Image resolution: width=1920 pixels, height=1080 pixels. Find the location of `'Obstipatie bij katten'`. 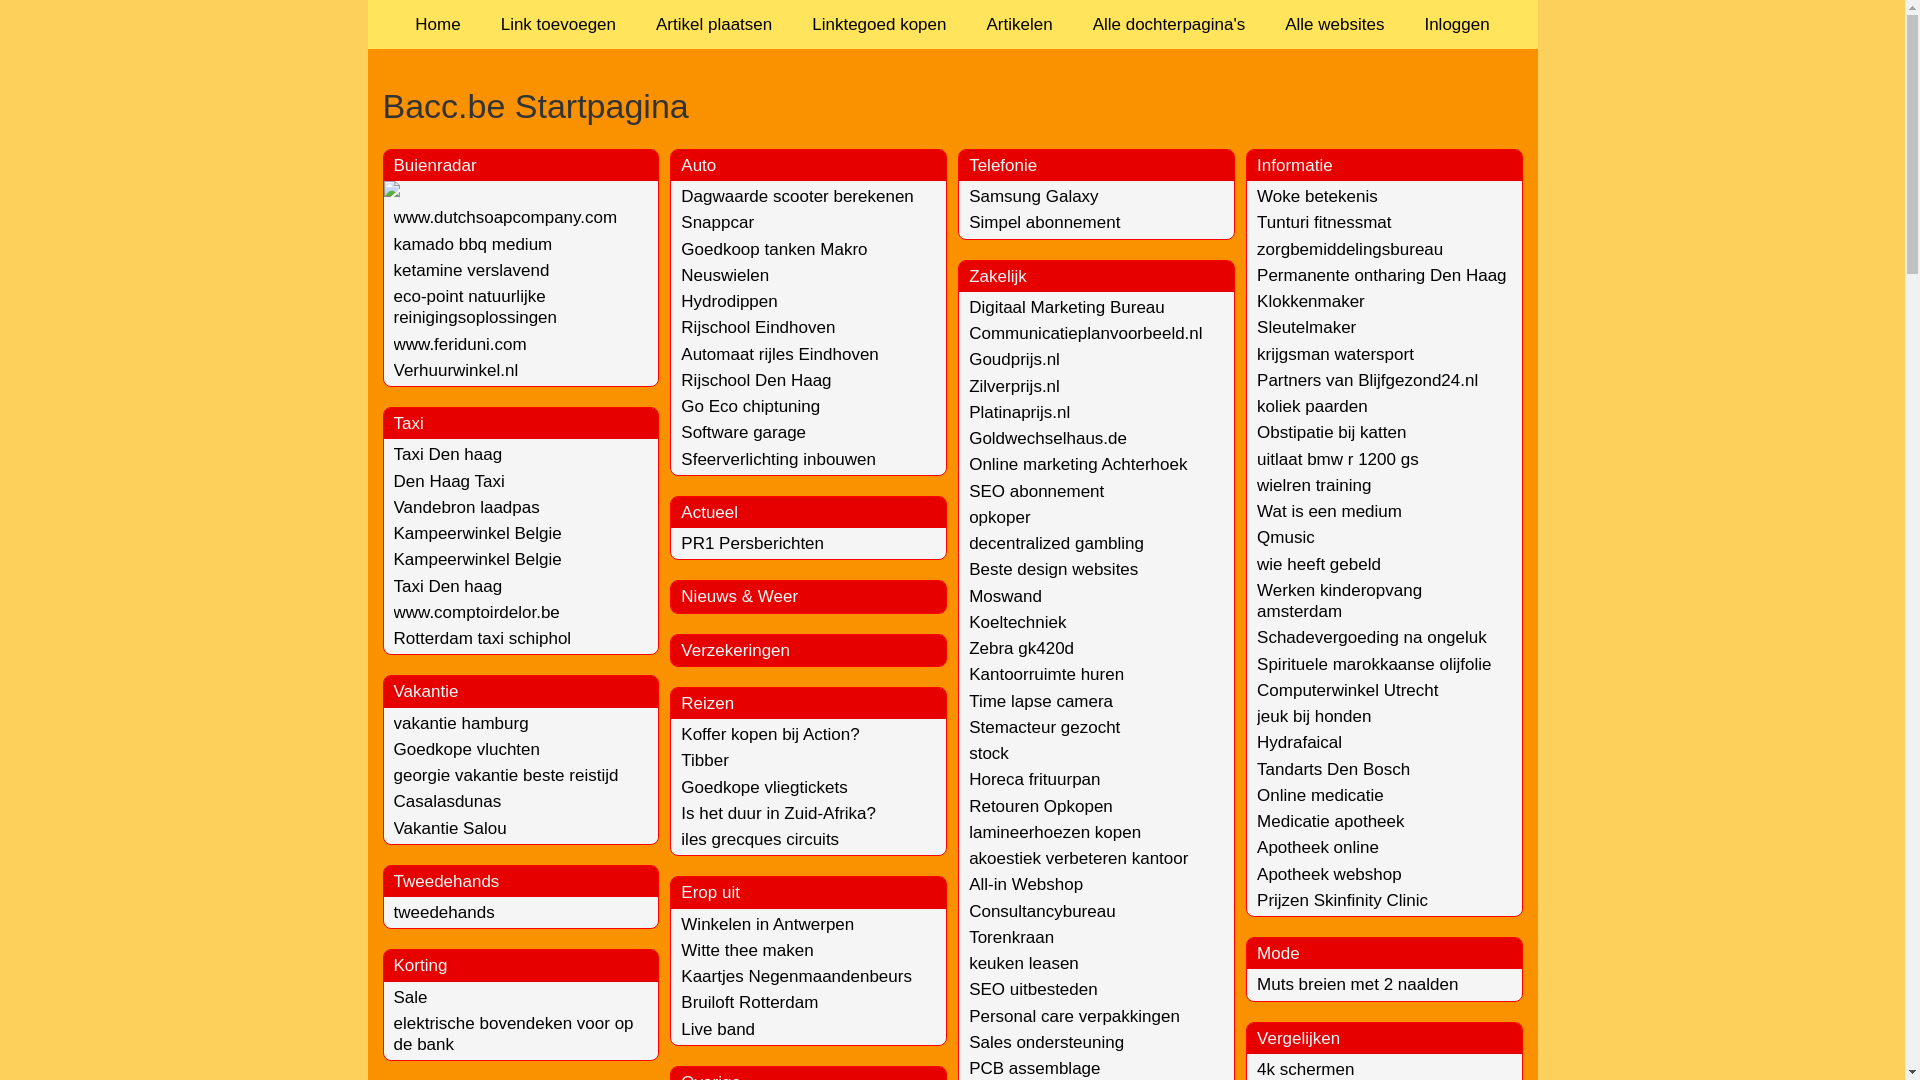

'Obstipatie bij katten' is located at coordinates (1331, 431).